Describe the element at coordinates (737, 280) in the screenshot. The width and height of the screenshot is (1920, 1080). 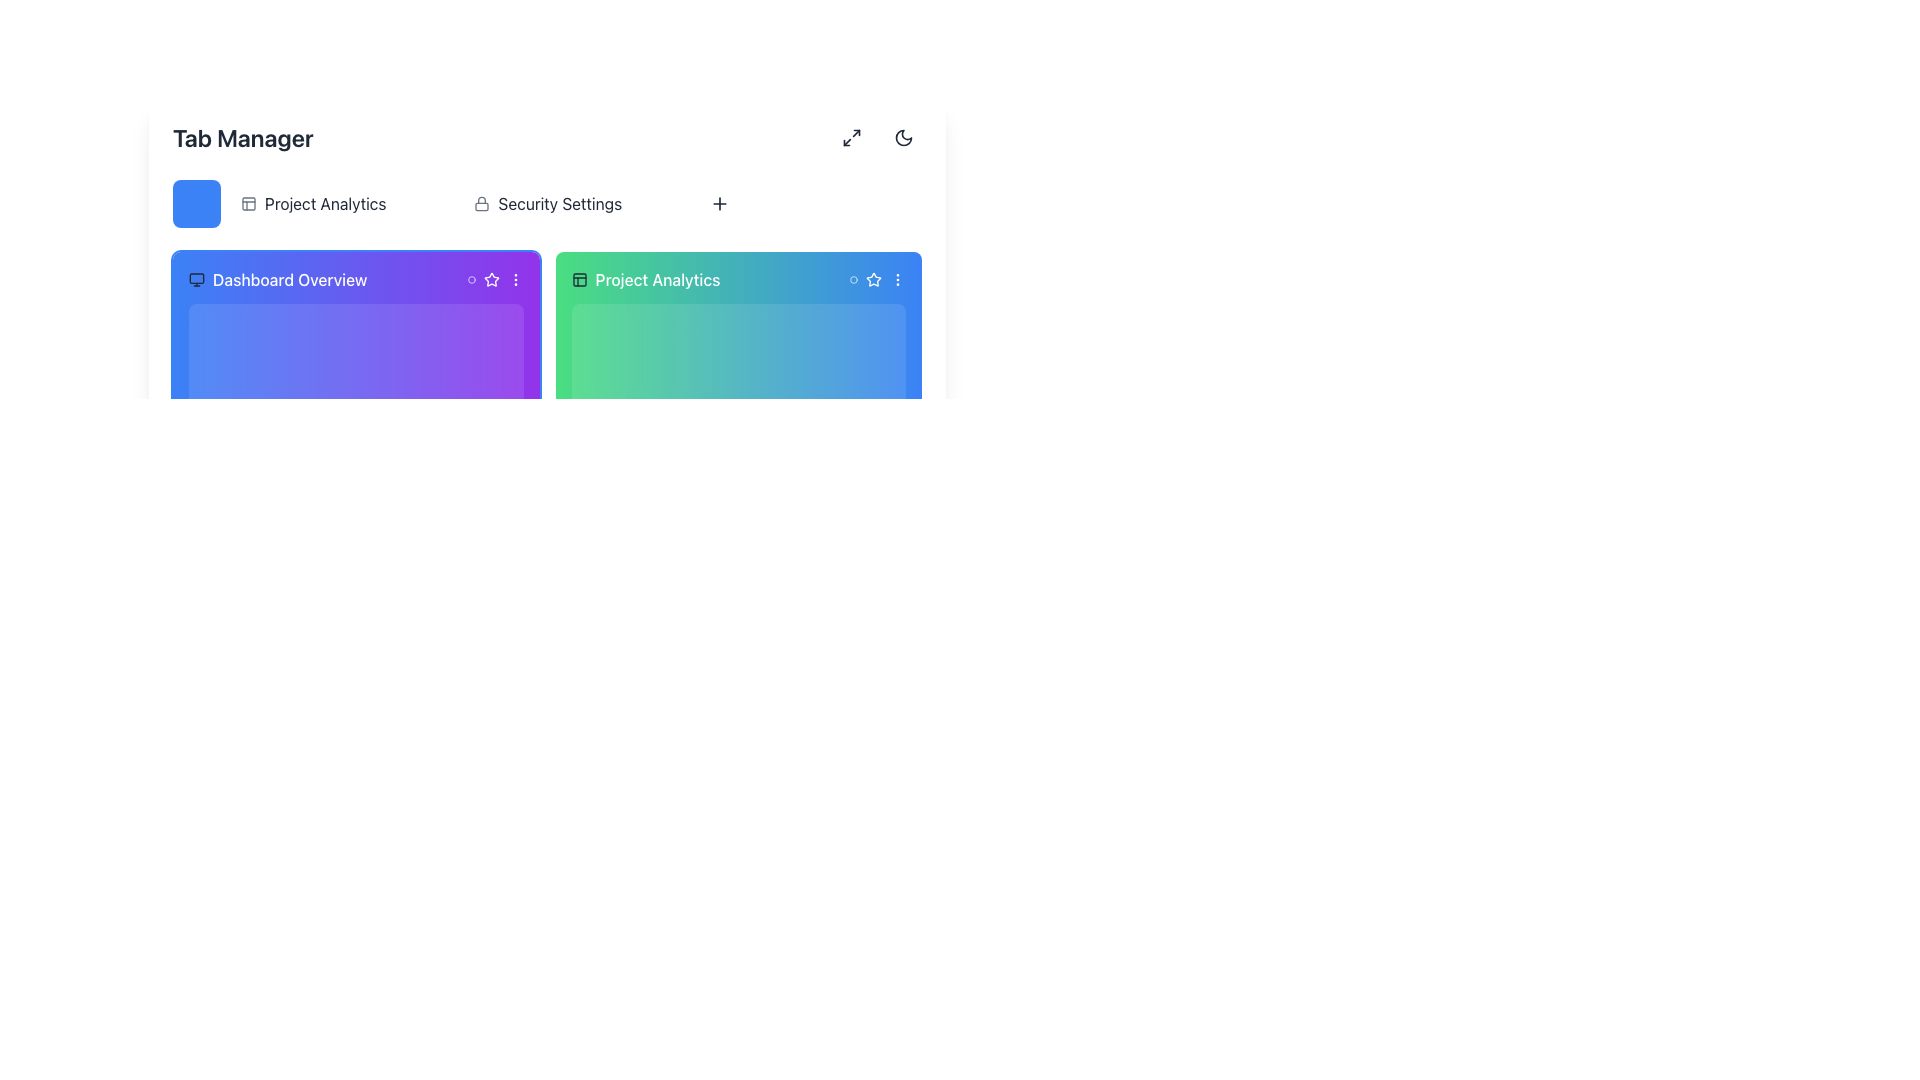
I see `the styling of the Header bar, which features a gradient background from green to blue and contains the text 'Project Analytics' in white color` at that location.